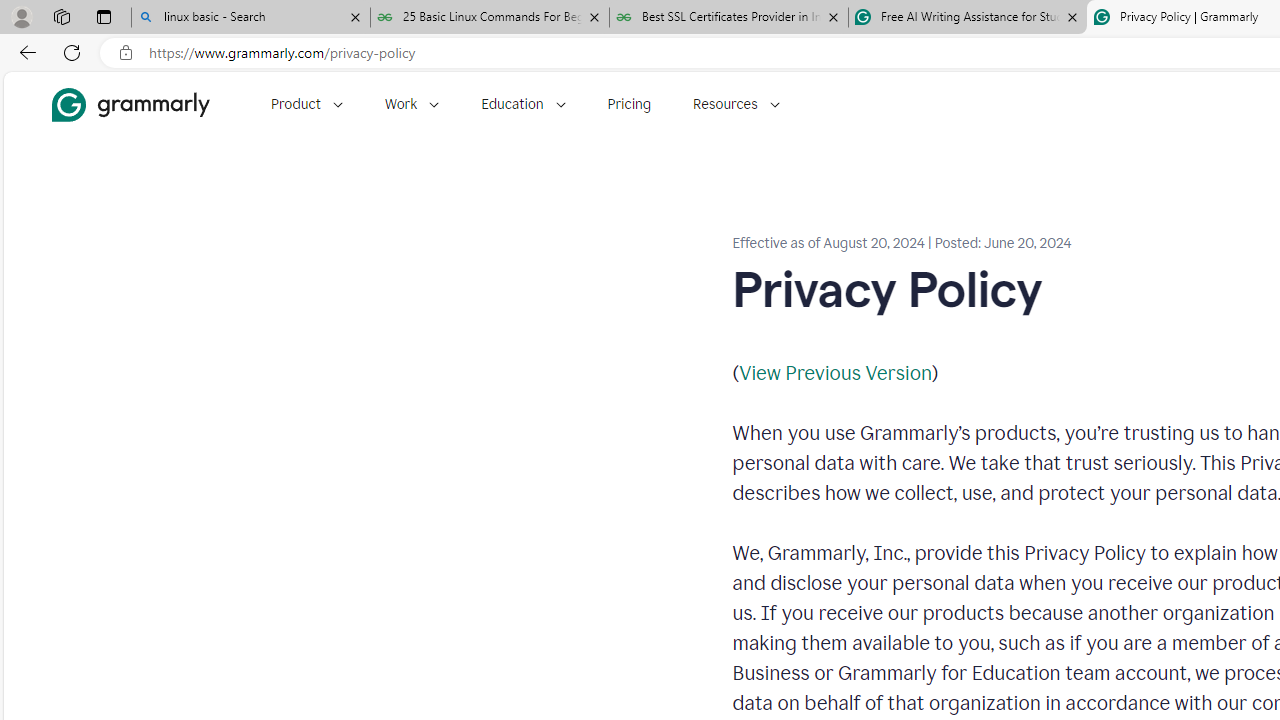 Image resolution: width=1280 pixels, height=720 pixels. I want to click on 'Product', so click(306, 104).